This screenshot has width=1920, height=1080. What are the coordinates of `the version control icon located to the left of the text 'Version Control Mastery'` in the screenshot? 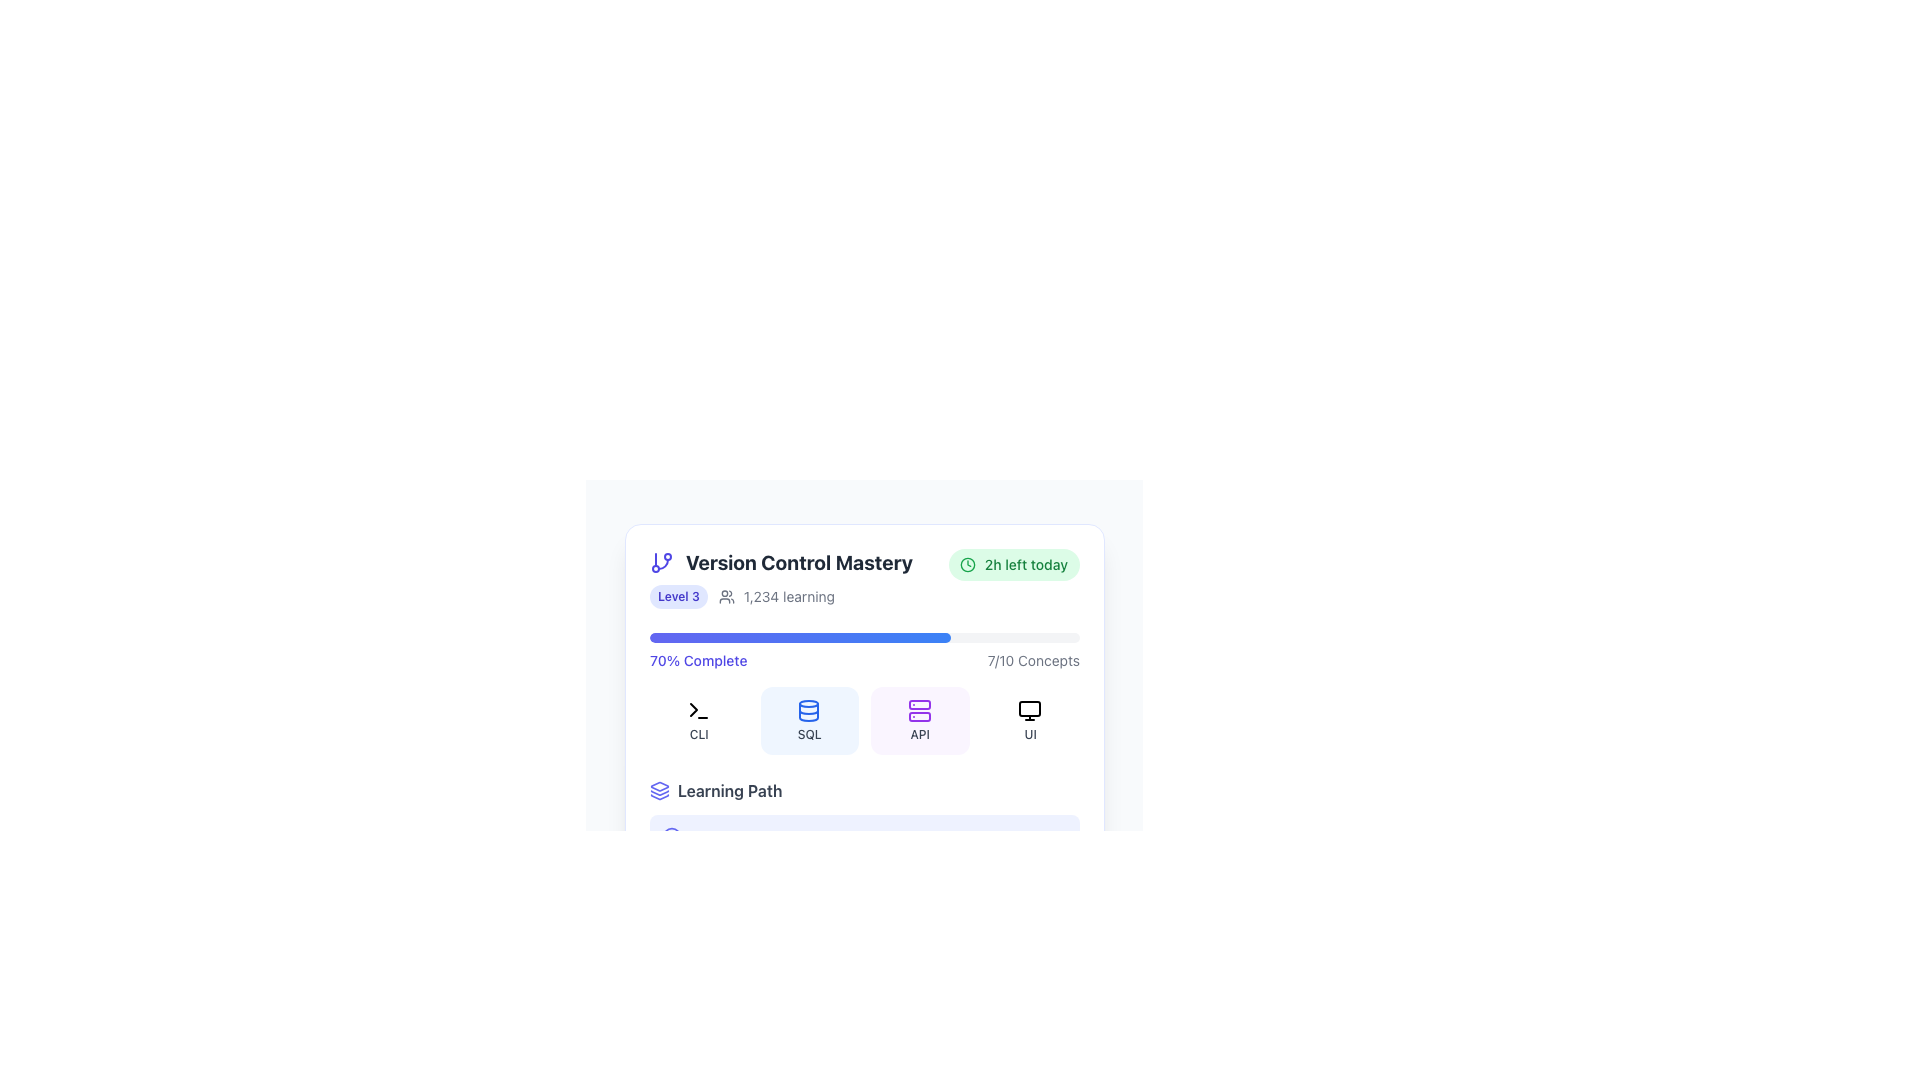 It's located at (661, 563).